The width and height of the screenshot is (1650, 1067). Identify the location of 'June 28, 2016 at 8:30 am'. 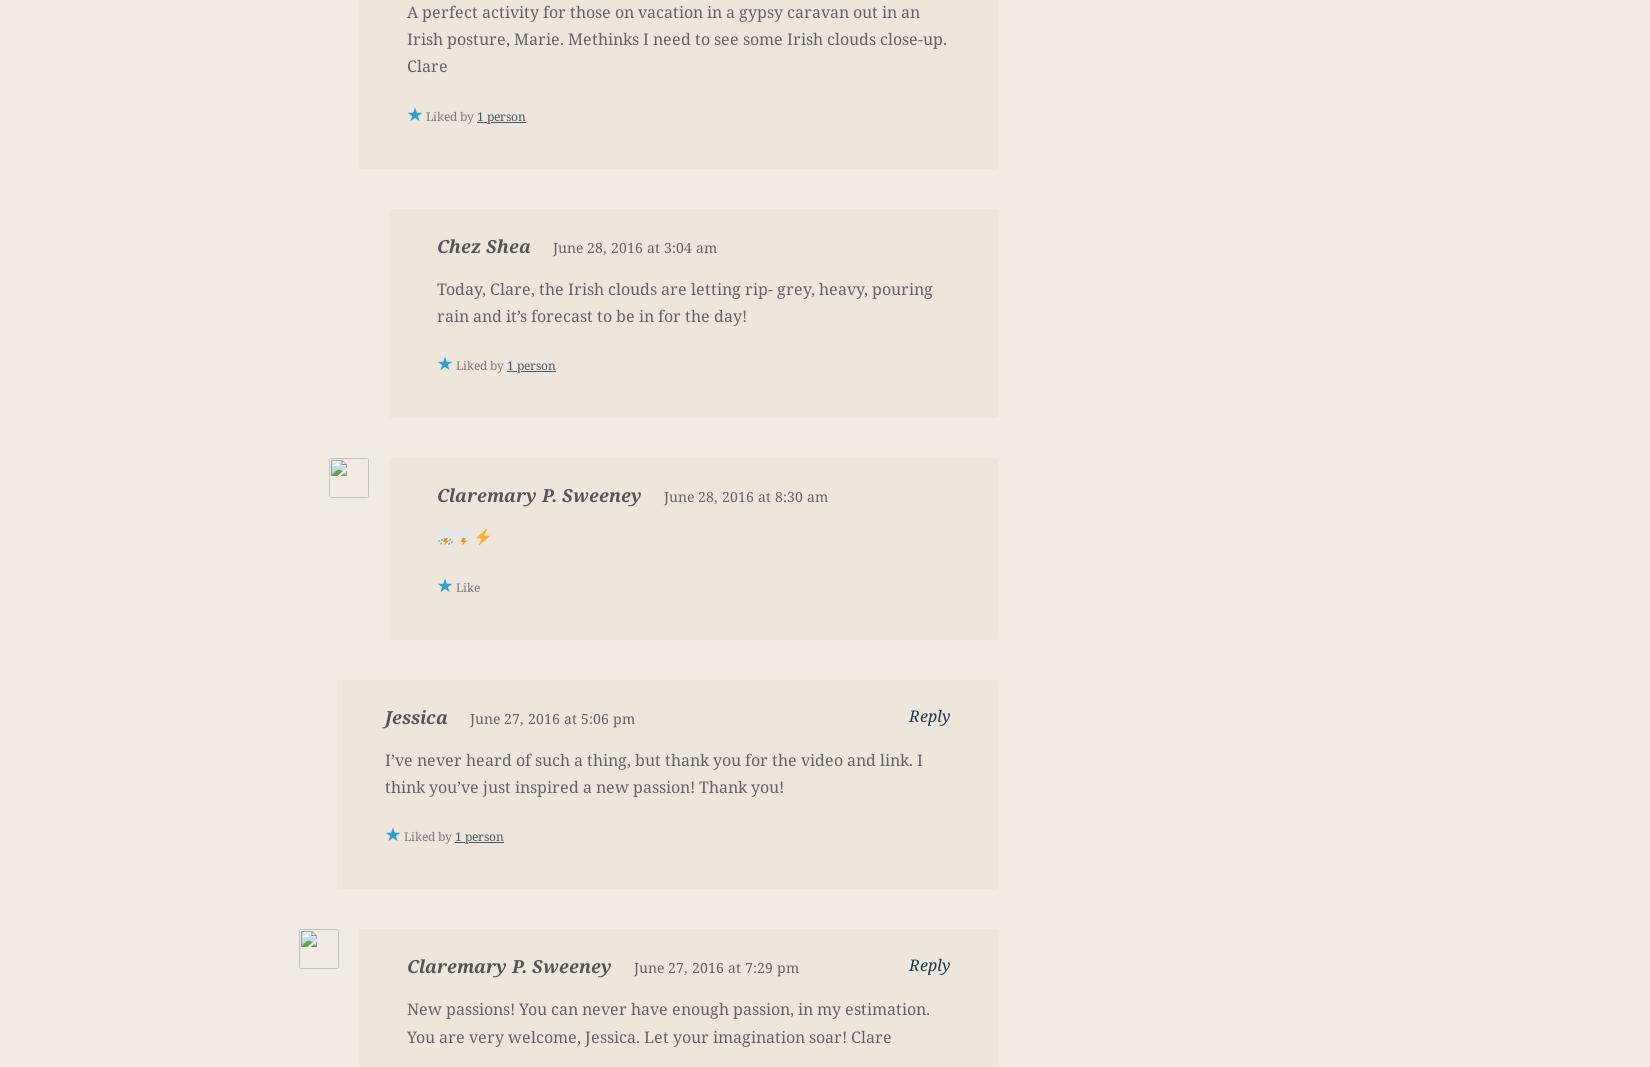
(662, 494).